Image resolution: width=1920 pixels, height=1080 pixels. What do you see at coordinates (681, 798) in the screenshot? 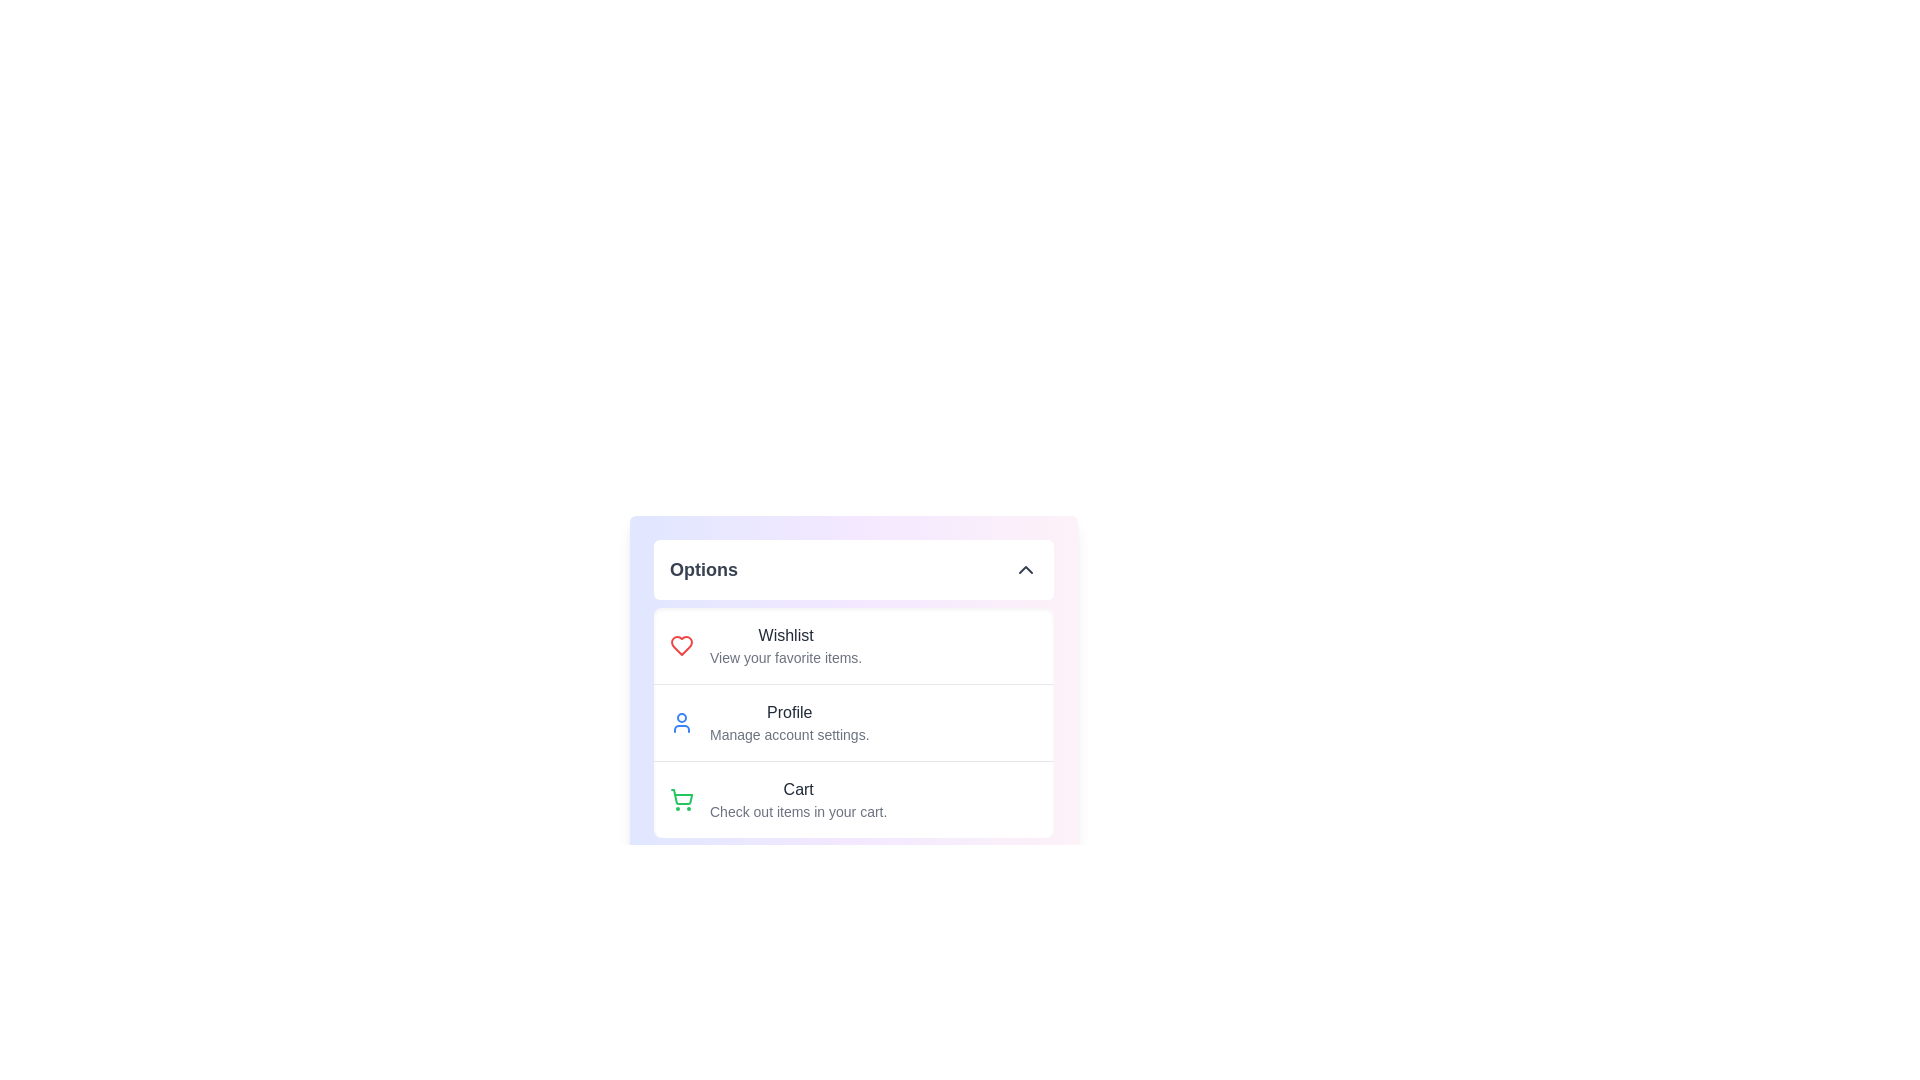
I see `the Cart icon to interact with it` at bounding box center [681, 798].